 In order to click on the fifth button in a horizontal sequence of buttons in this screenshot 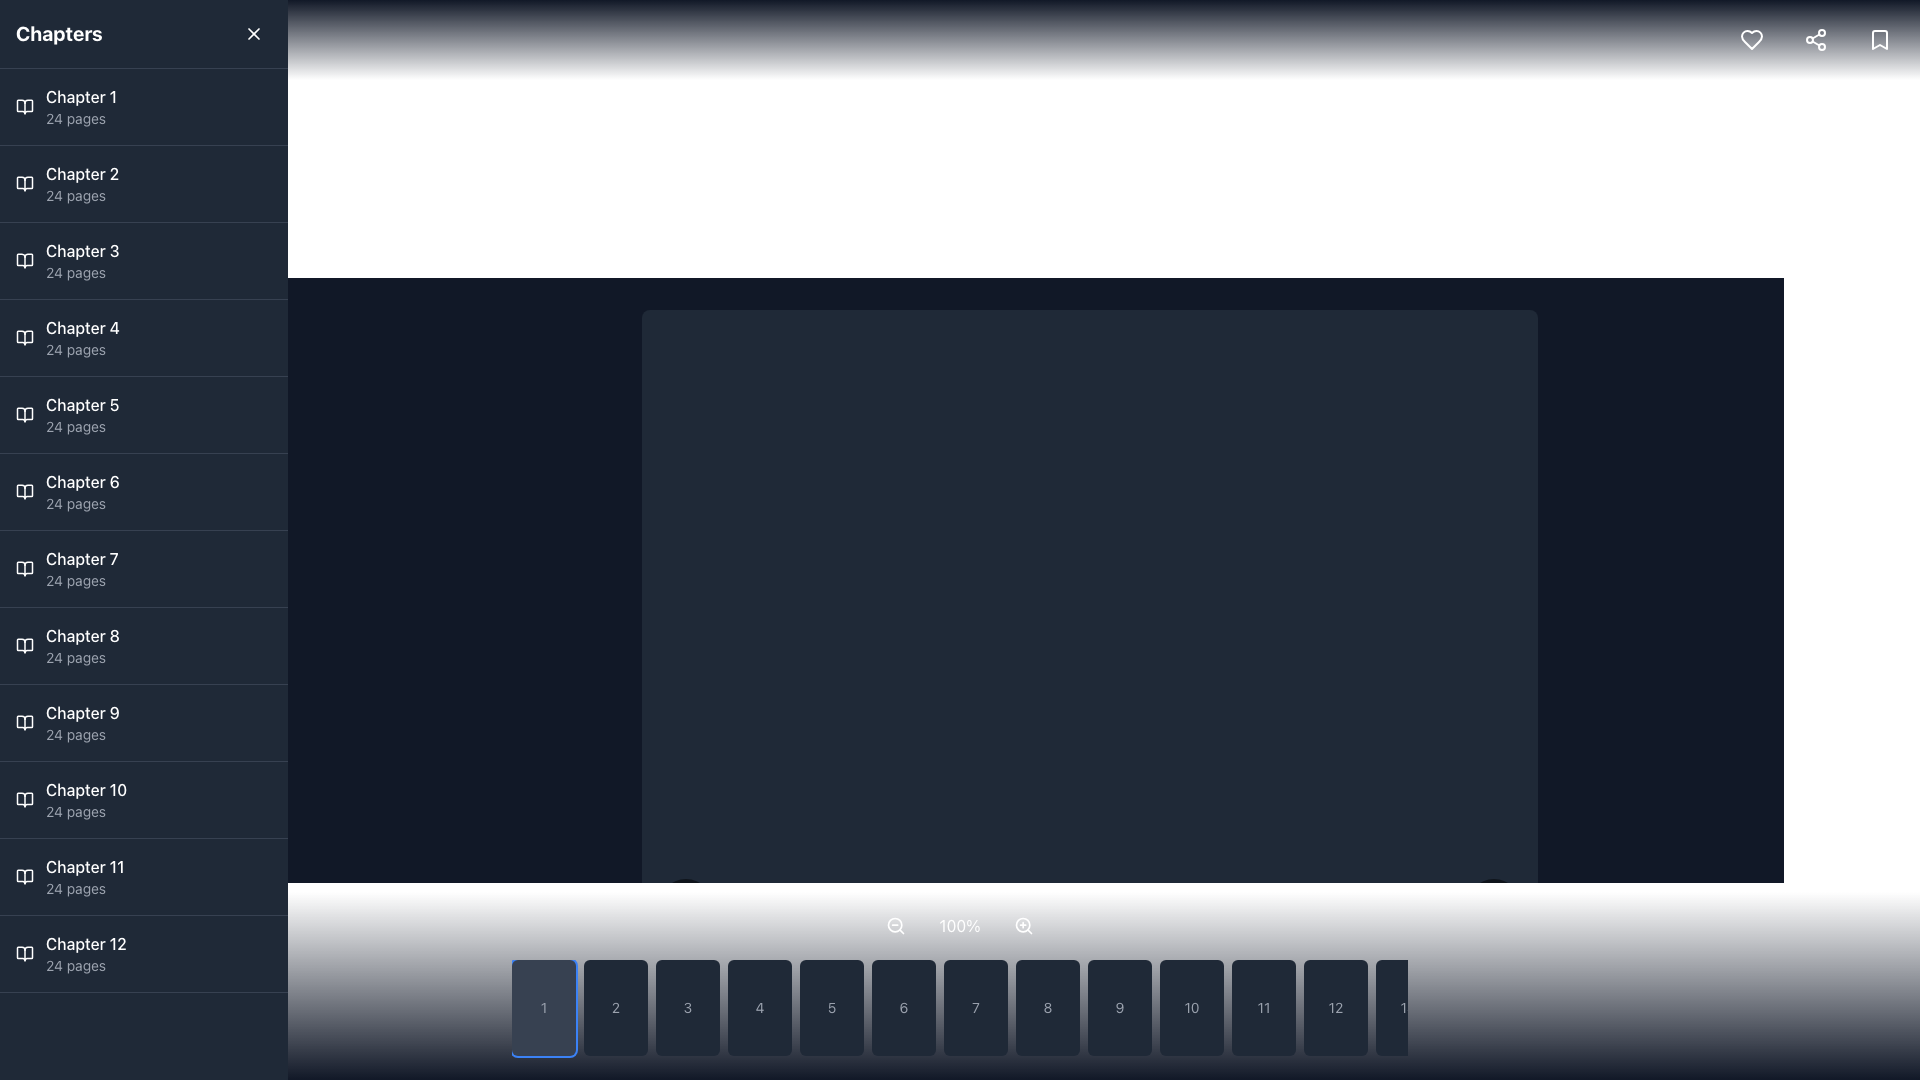, I will do `click(831, 1007)`.